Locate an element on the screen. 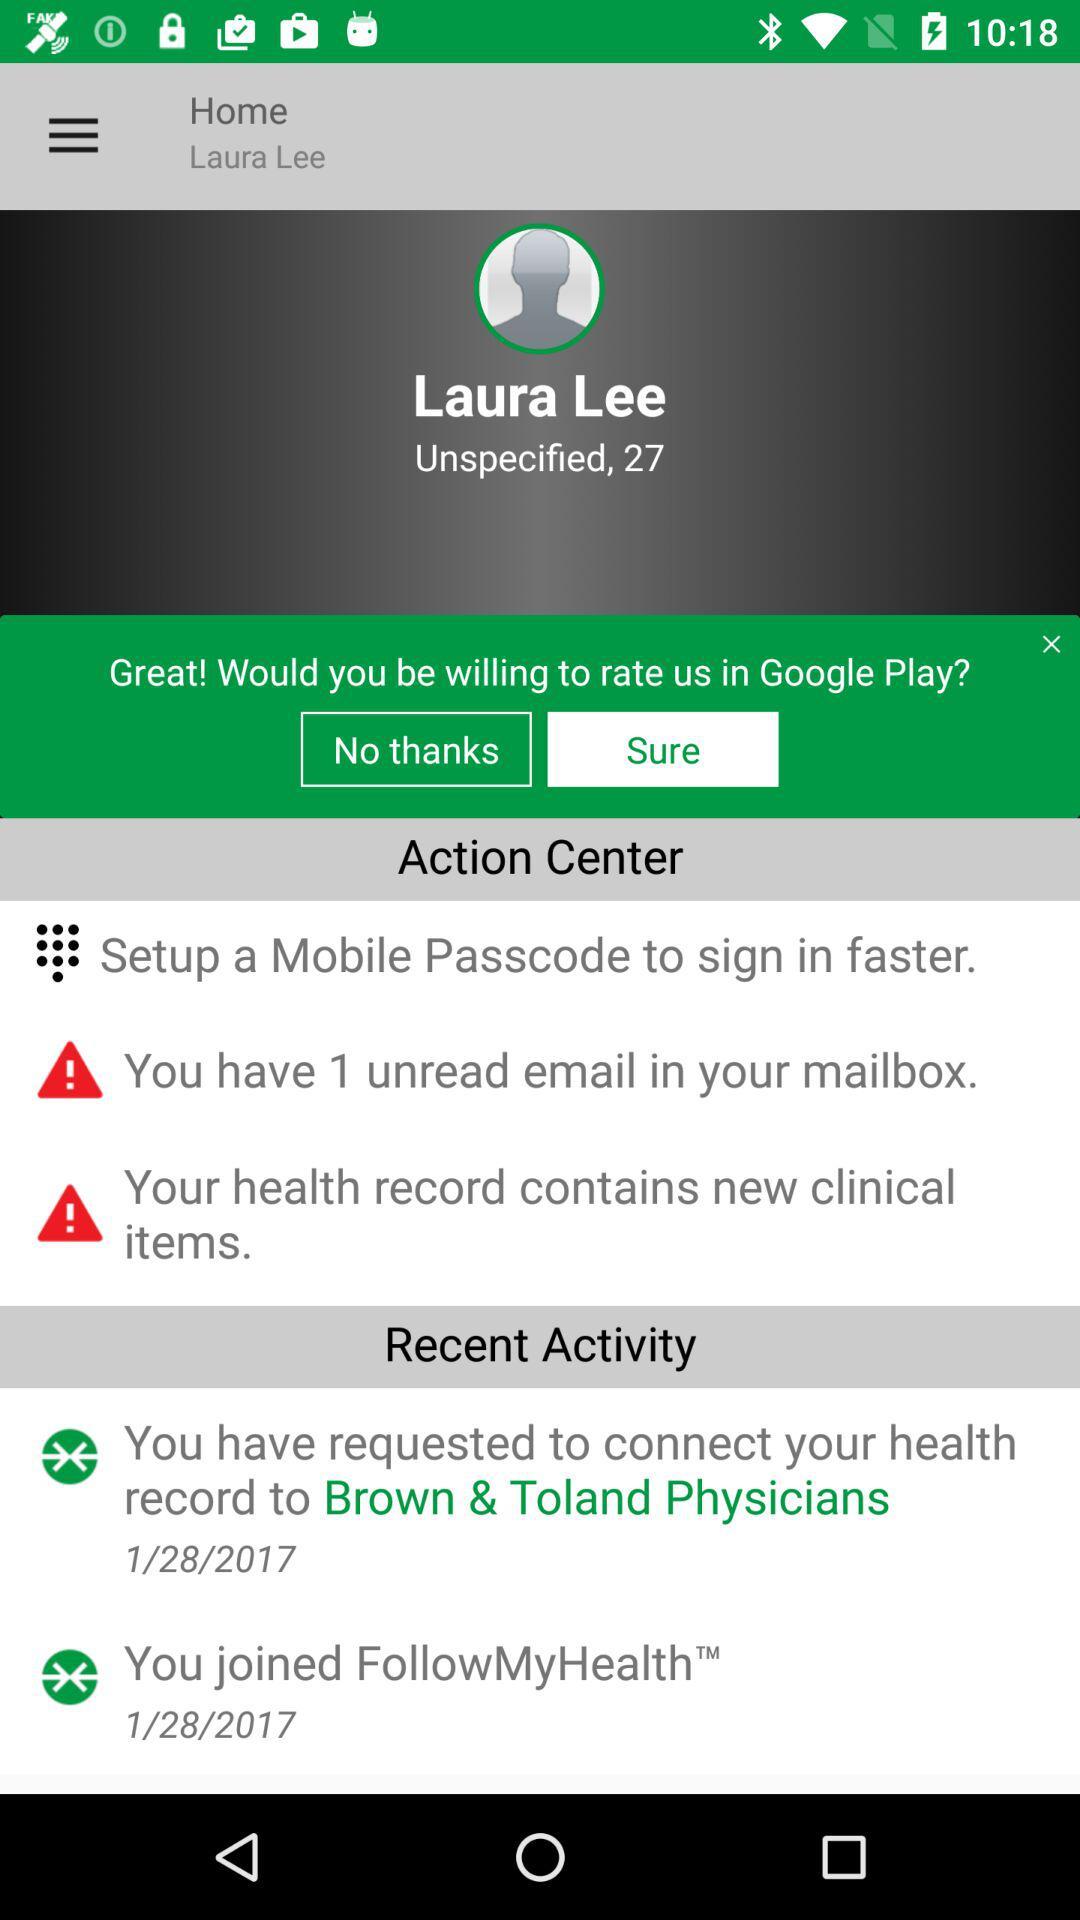 This screenshot has width=1080, height=1920. the profile icon of laura lee is located at coordinates (538, 288).